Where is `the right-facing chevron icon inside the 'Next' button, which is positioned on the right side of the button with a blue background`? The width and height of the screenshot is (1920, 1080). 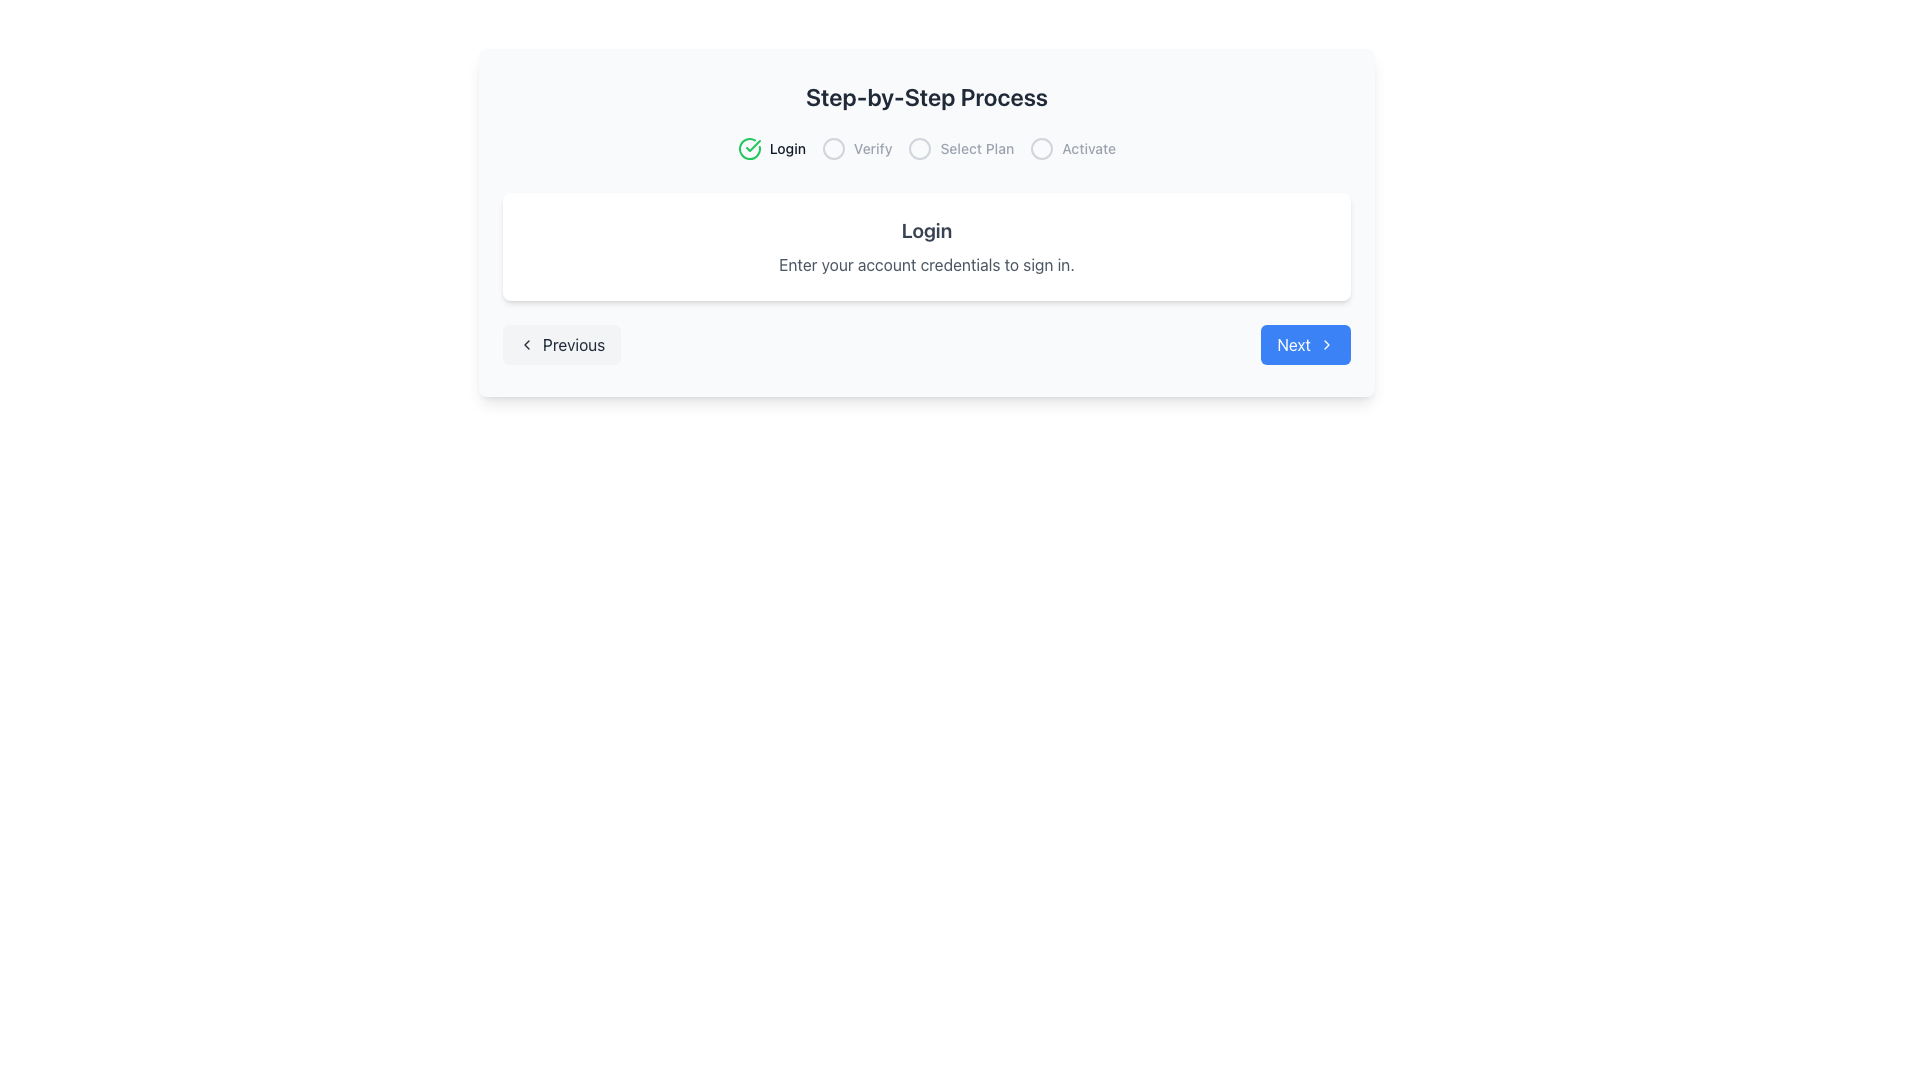
the right-facing chevron icon inside the 'Next' button, which is positioned on the right side of the button with a blue background is located at coordinates (1326, 343).